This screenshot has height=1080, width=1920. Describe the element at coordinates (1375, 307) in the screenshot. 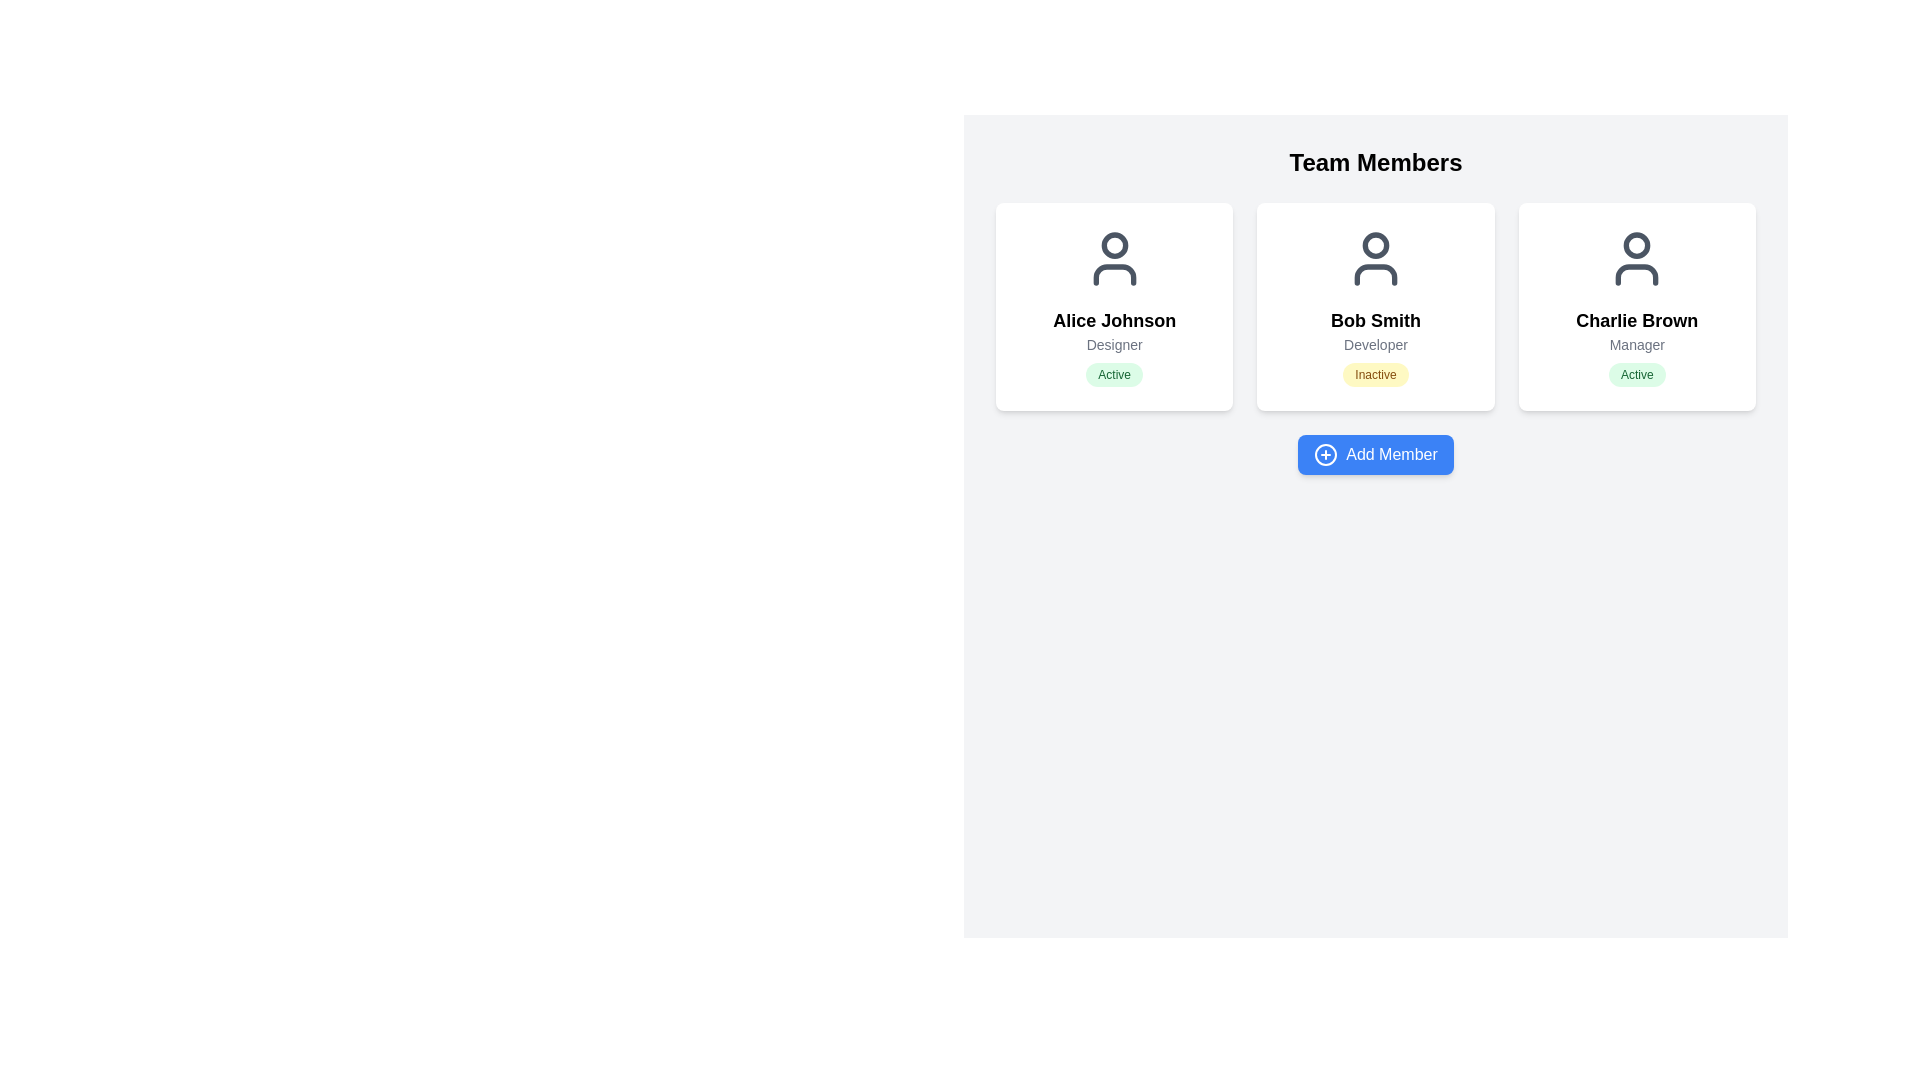

I see `the user profile card displaying the user's name, role, and current status, located in the middle of a three-column grid layout as the second card` at that location.